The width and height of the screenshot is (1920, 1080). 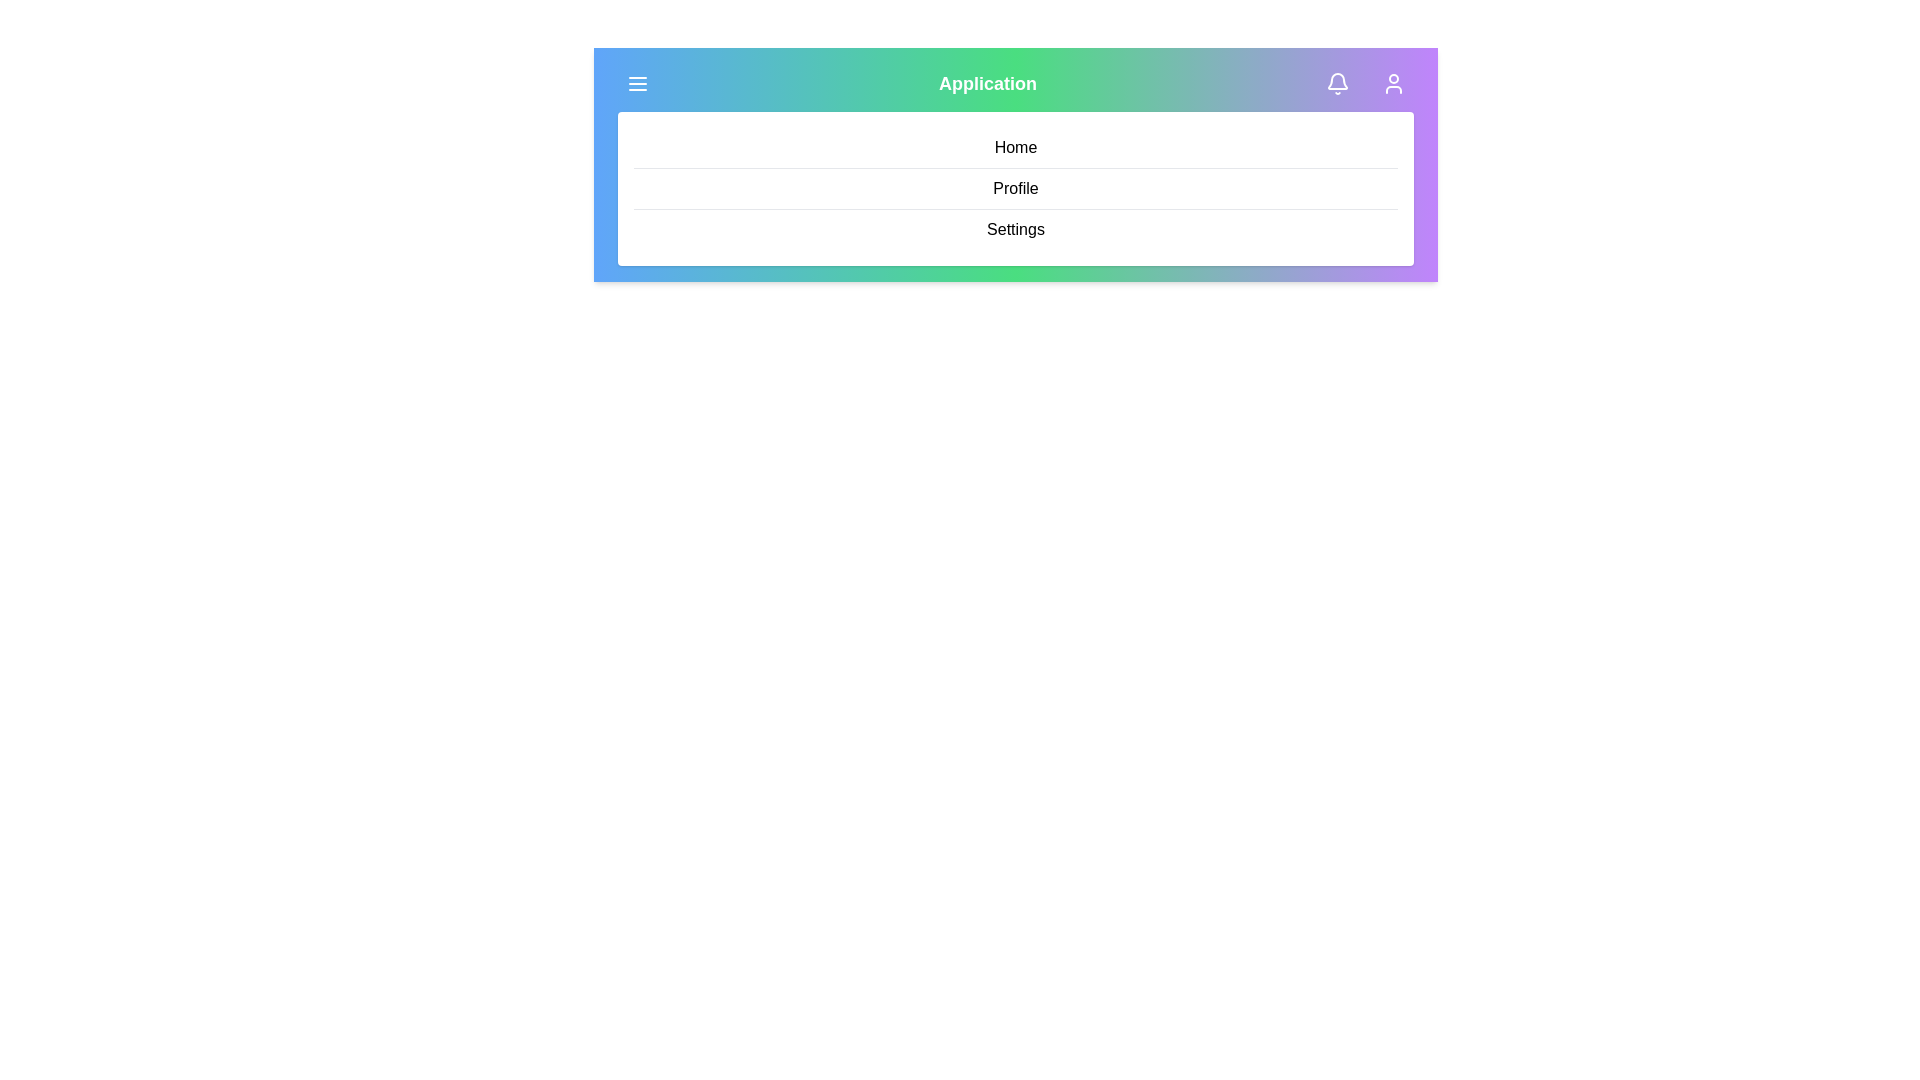 What do you see at coordinates (1392, 83) in the screenshot?
I see `the user profile icon to open the profile menu` at bounding box center [1392, 83].